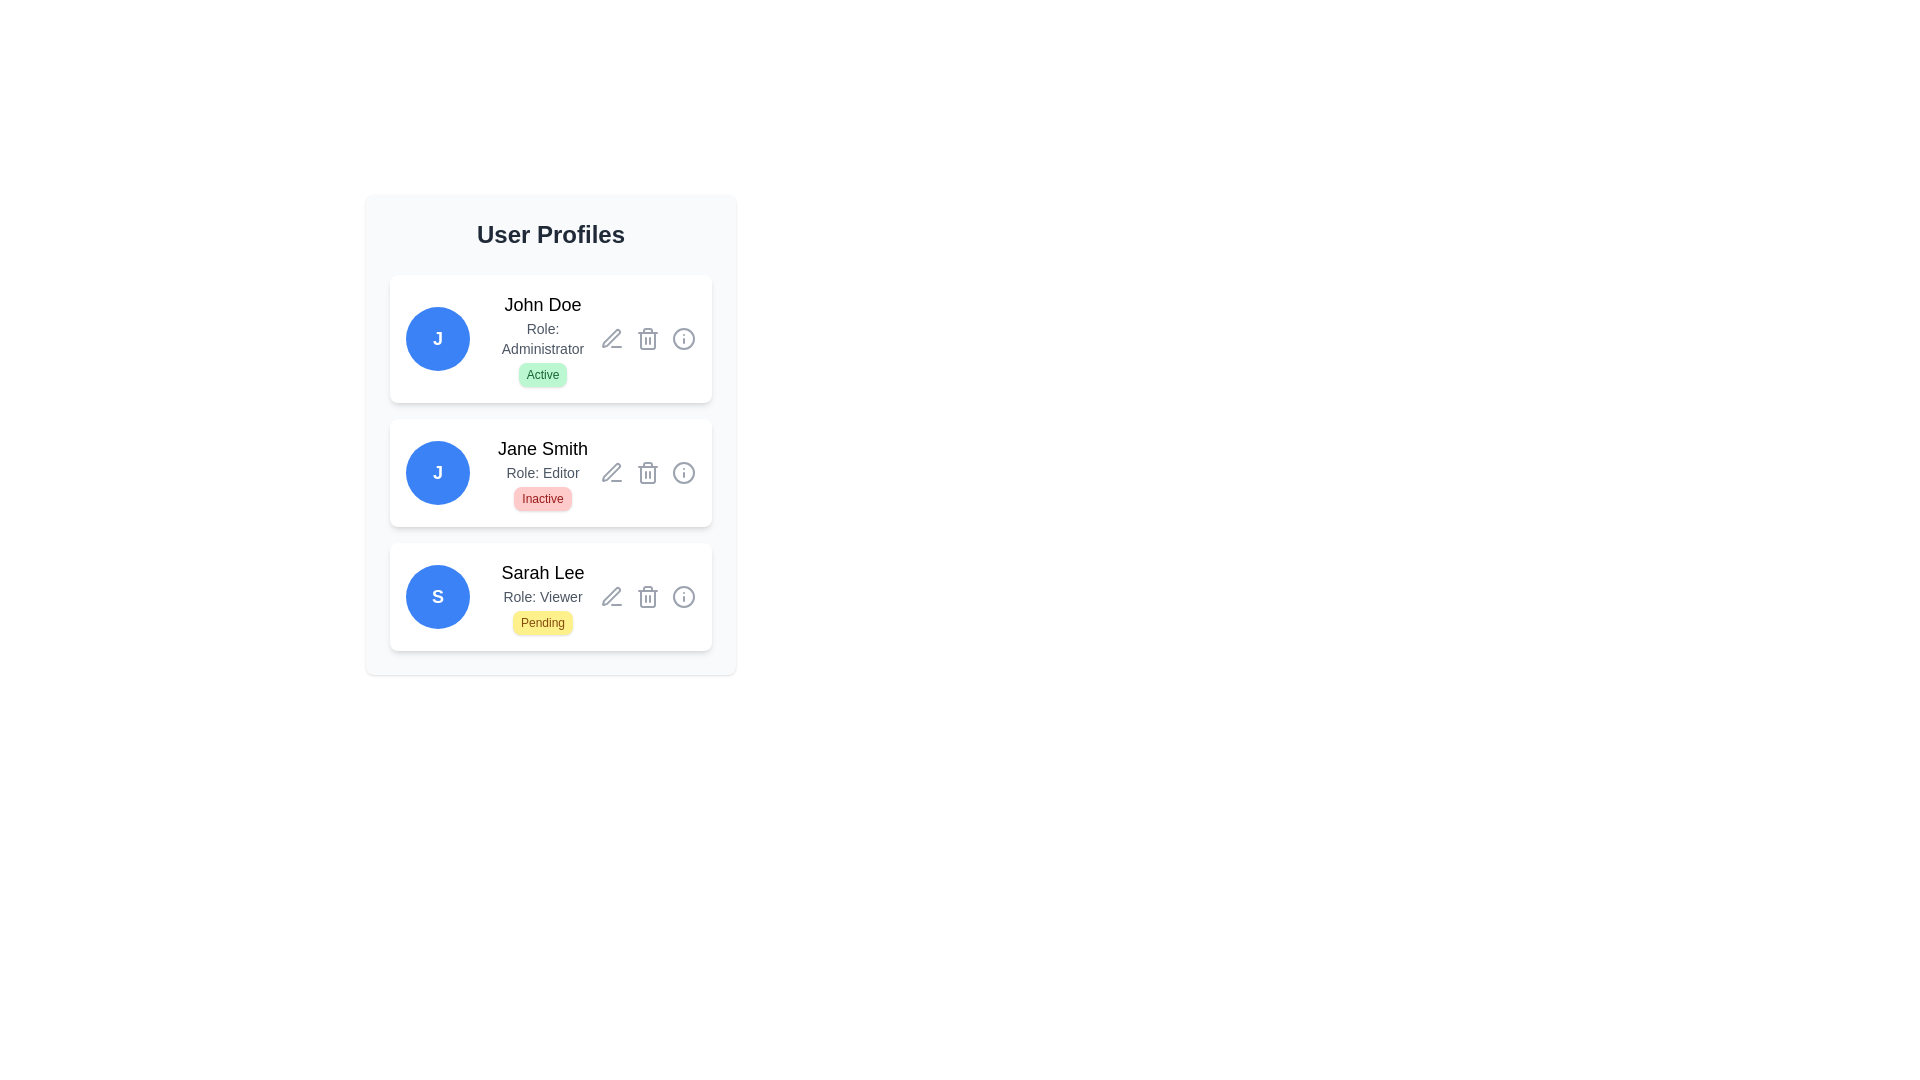 The image size is (1920, 1080). Describe the element at coordinates (648, 338) in the screenshot. I see `the trash bin icon, which is the second icon in the horizontal row of icons next to 'John Doe' in the user profile list` at that location.